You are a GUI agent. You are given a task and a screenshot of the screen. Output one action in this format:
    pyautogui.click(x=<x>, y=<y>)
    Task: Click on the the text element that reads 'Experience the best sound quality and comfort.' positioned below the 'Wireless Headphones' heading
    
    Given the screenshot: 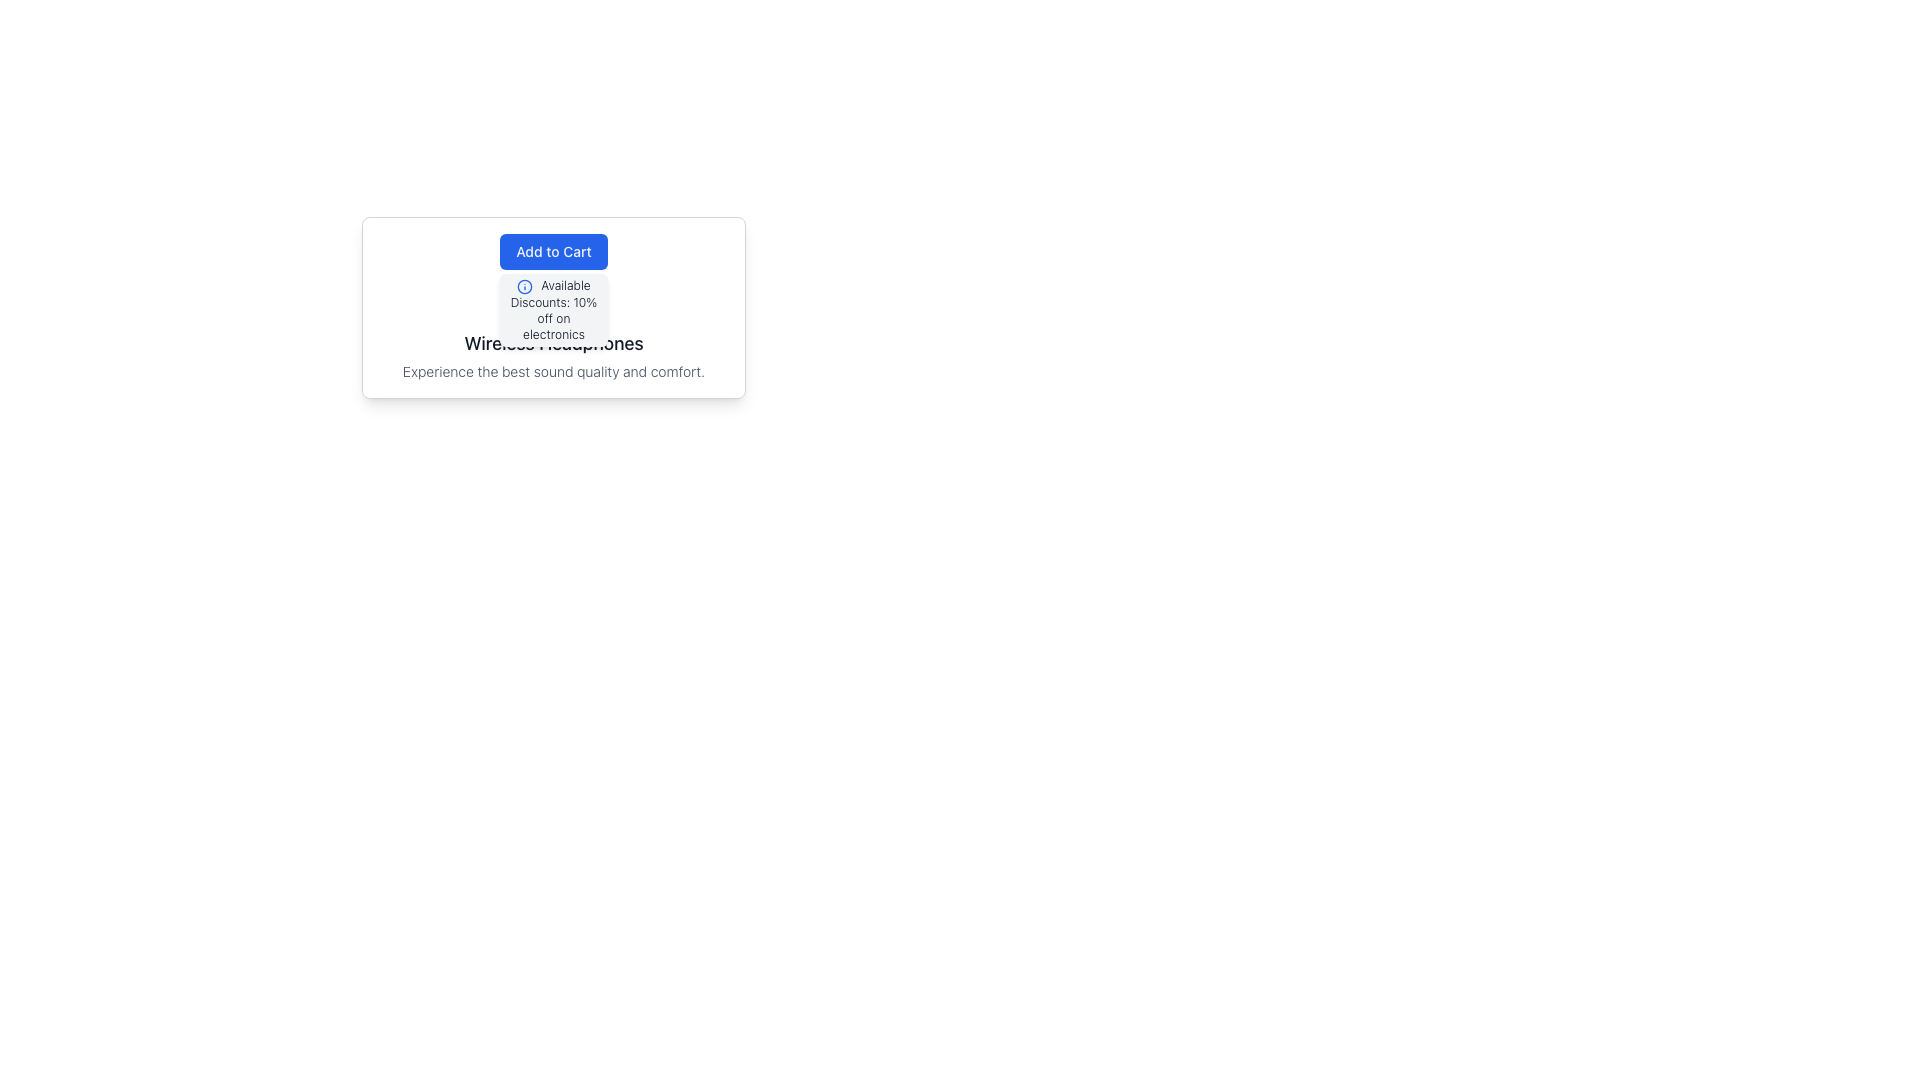 What is the action you would take?
    pyautogui.click(x=553, y=371)
    